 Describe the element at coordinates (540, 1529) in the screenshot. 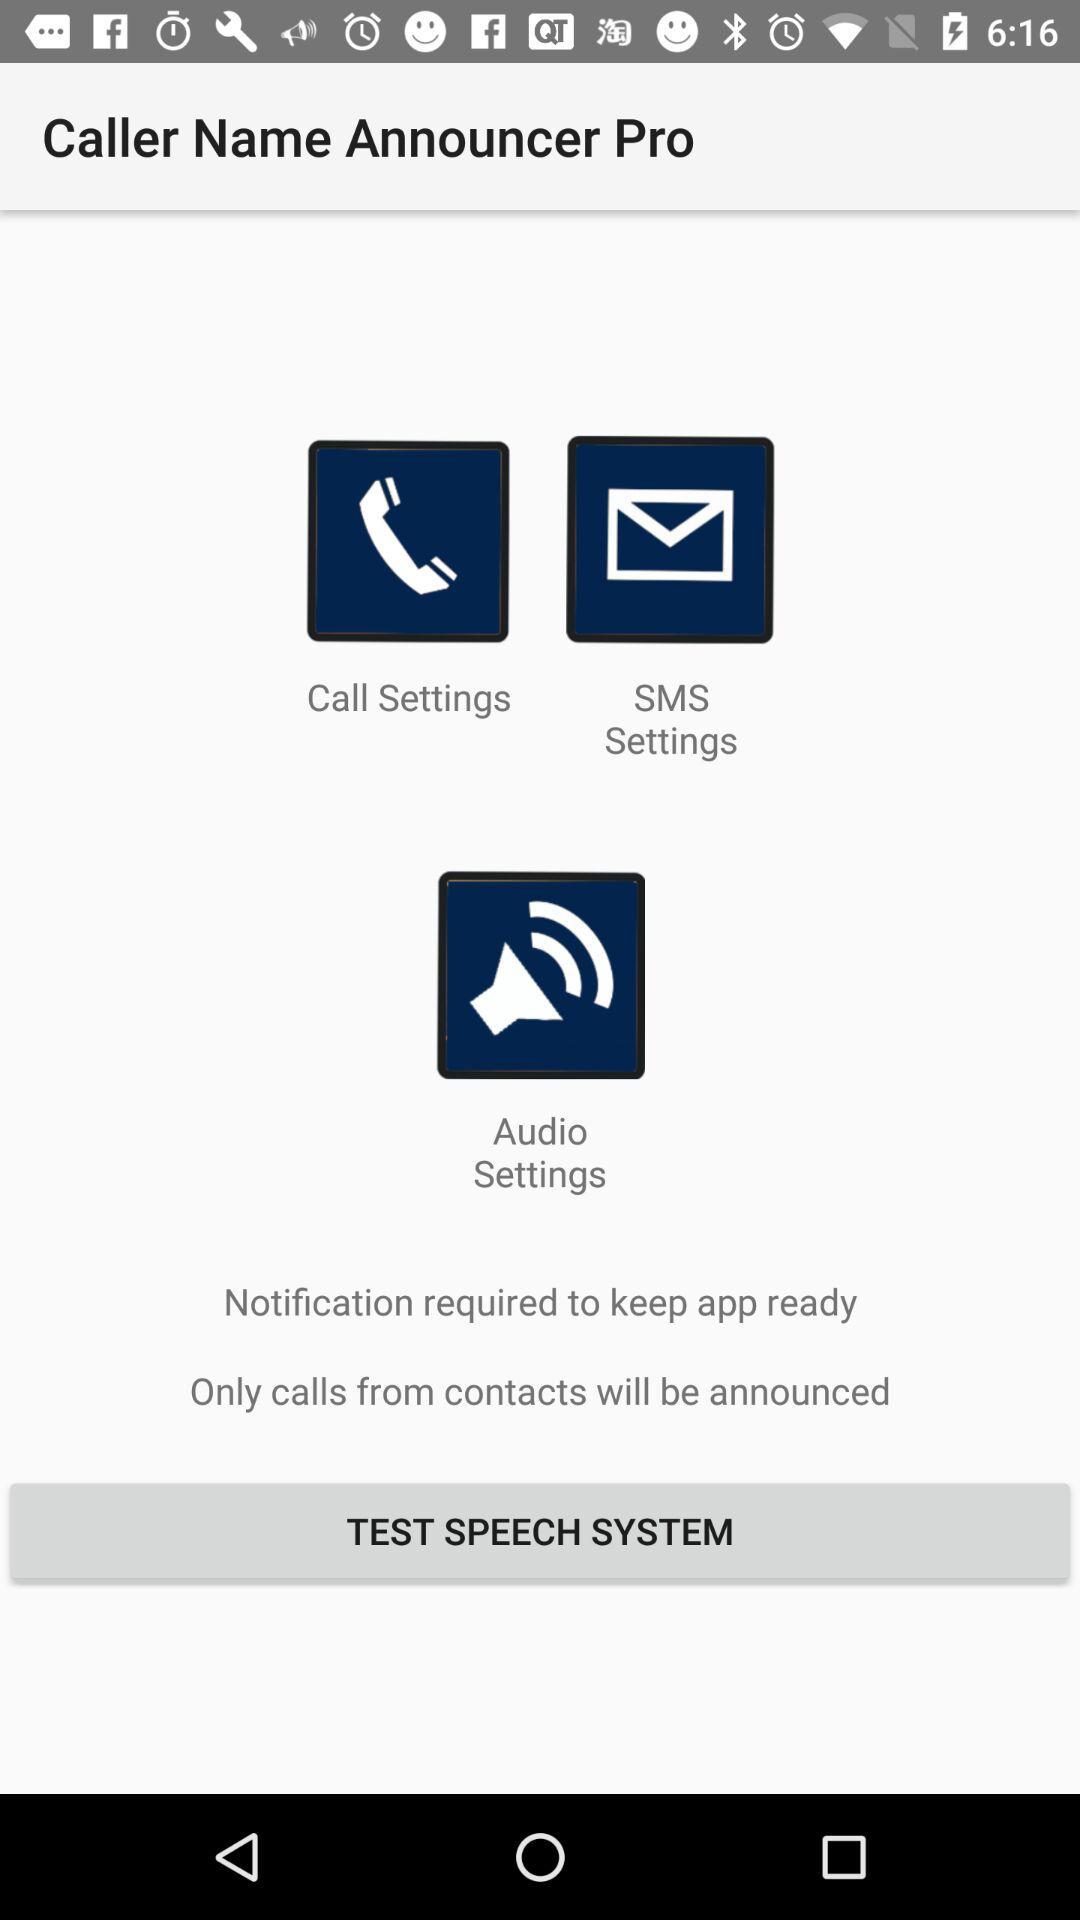

I see `the test speech system` at that location.